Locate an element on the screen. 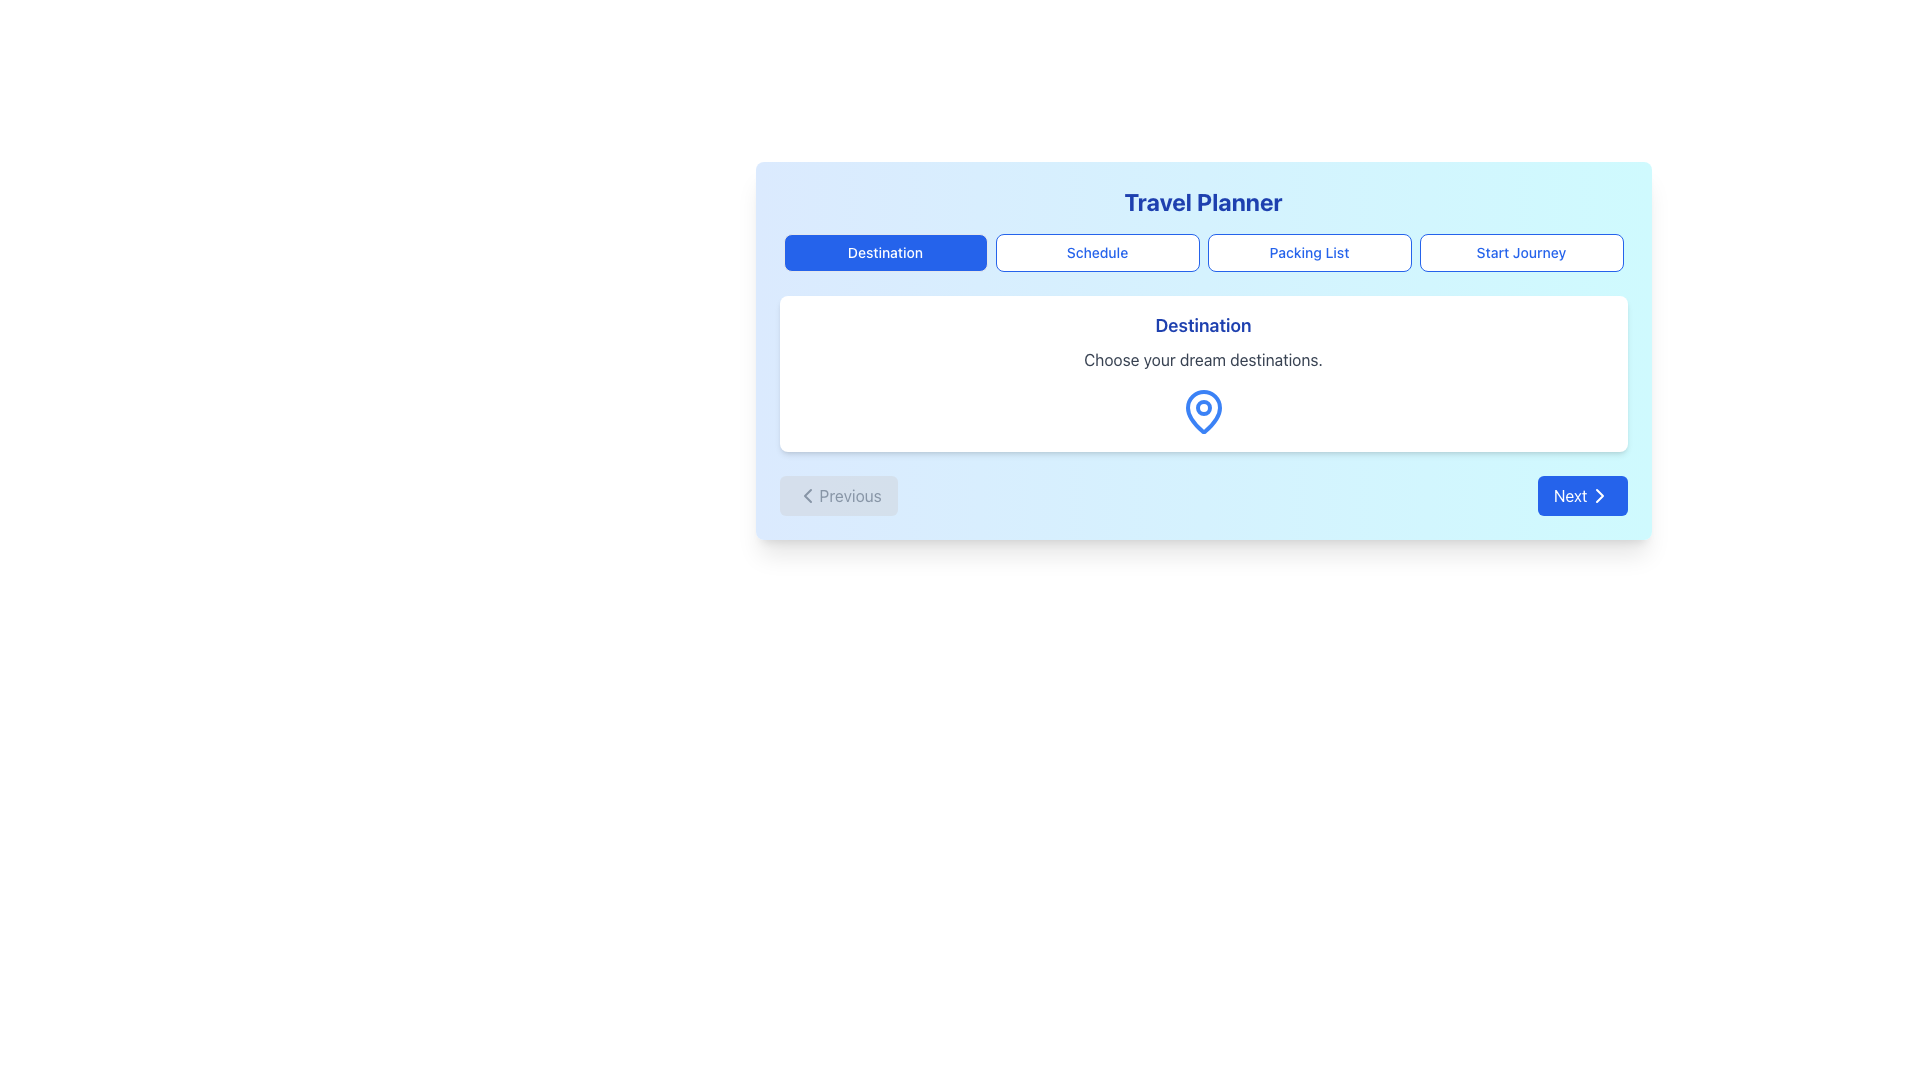 This screenshot has width=1920, height=1080. the static text element that reads 'Choose your dream destinations.' located below the heading 'Destination' in a card-like section is located at coordinates (1202, 358).